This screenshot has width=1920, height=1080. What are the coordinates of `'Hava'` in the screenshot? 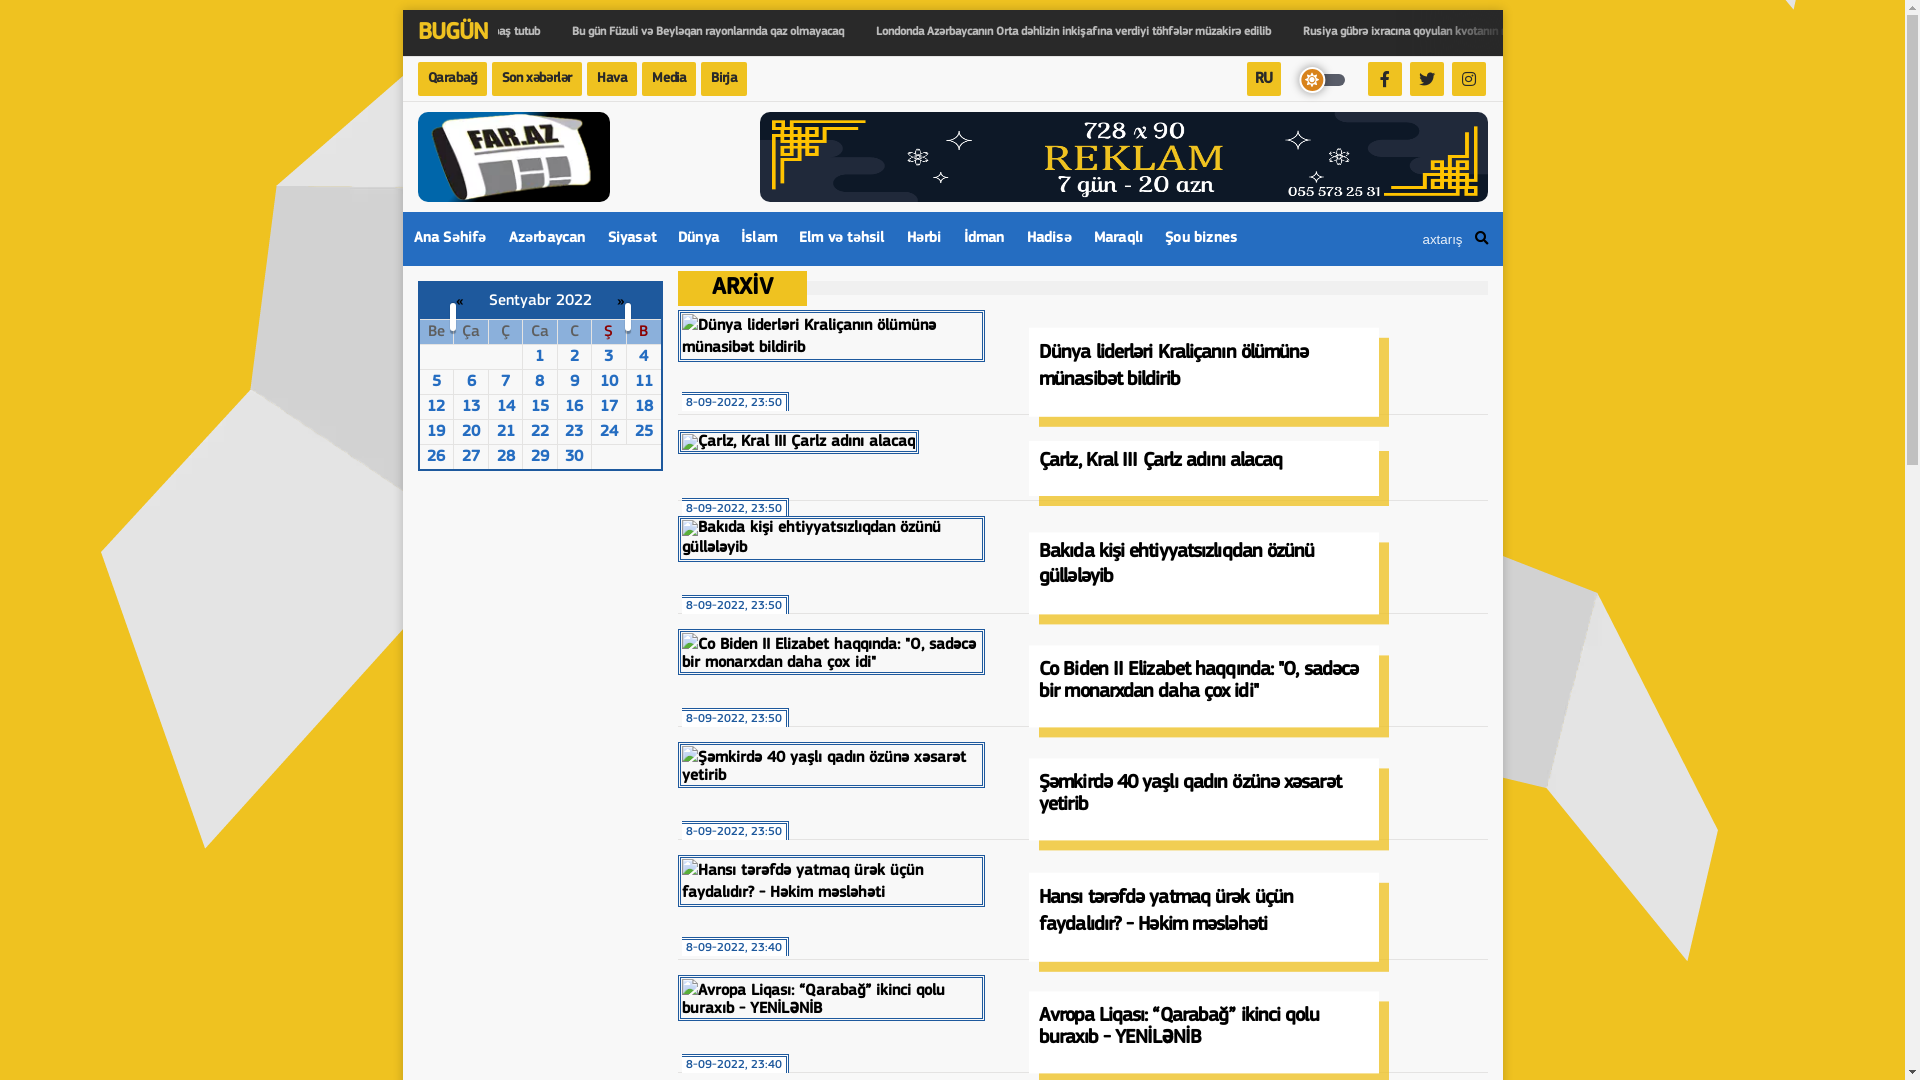 It's located at (610, 77).